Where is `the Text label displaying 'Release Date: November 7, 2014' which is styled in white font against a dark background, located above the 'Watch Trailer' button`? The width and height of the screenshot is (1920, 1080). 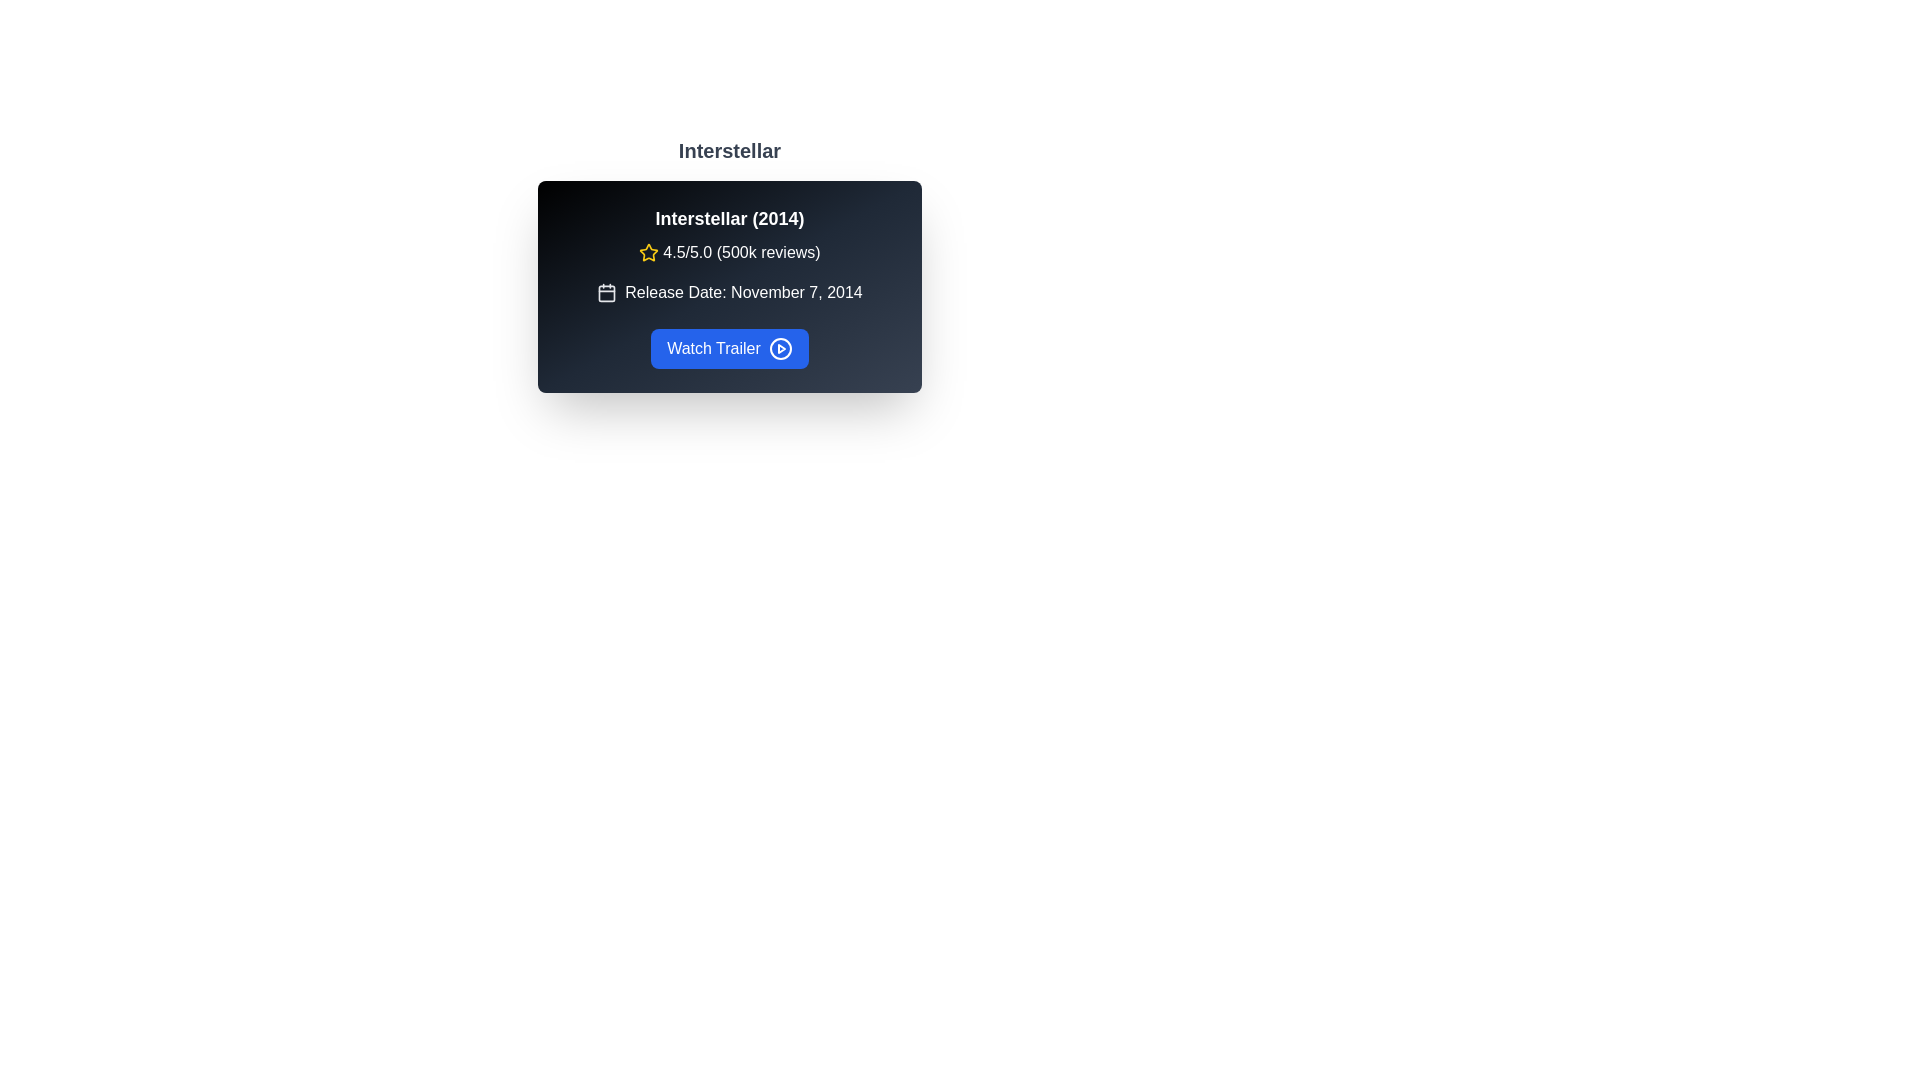
the Text label displaying 'Release Date: November 7, 2014' which is styled in white font against a dark background, located above the 'Watch Trailer' button is located at coordinates (743, 293).